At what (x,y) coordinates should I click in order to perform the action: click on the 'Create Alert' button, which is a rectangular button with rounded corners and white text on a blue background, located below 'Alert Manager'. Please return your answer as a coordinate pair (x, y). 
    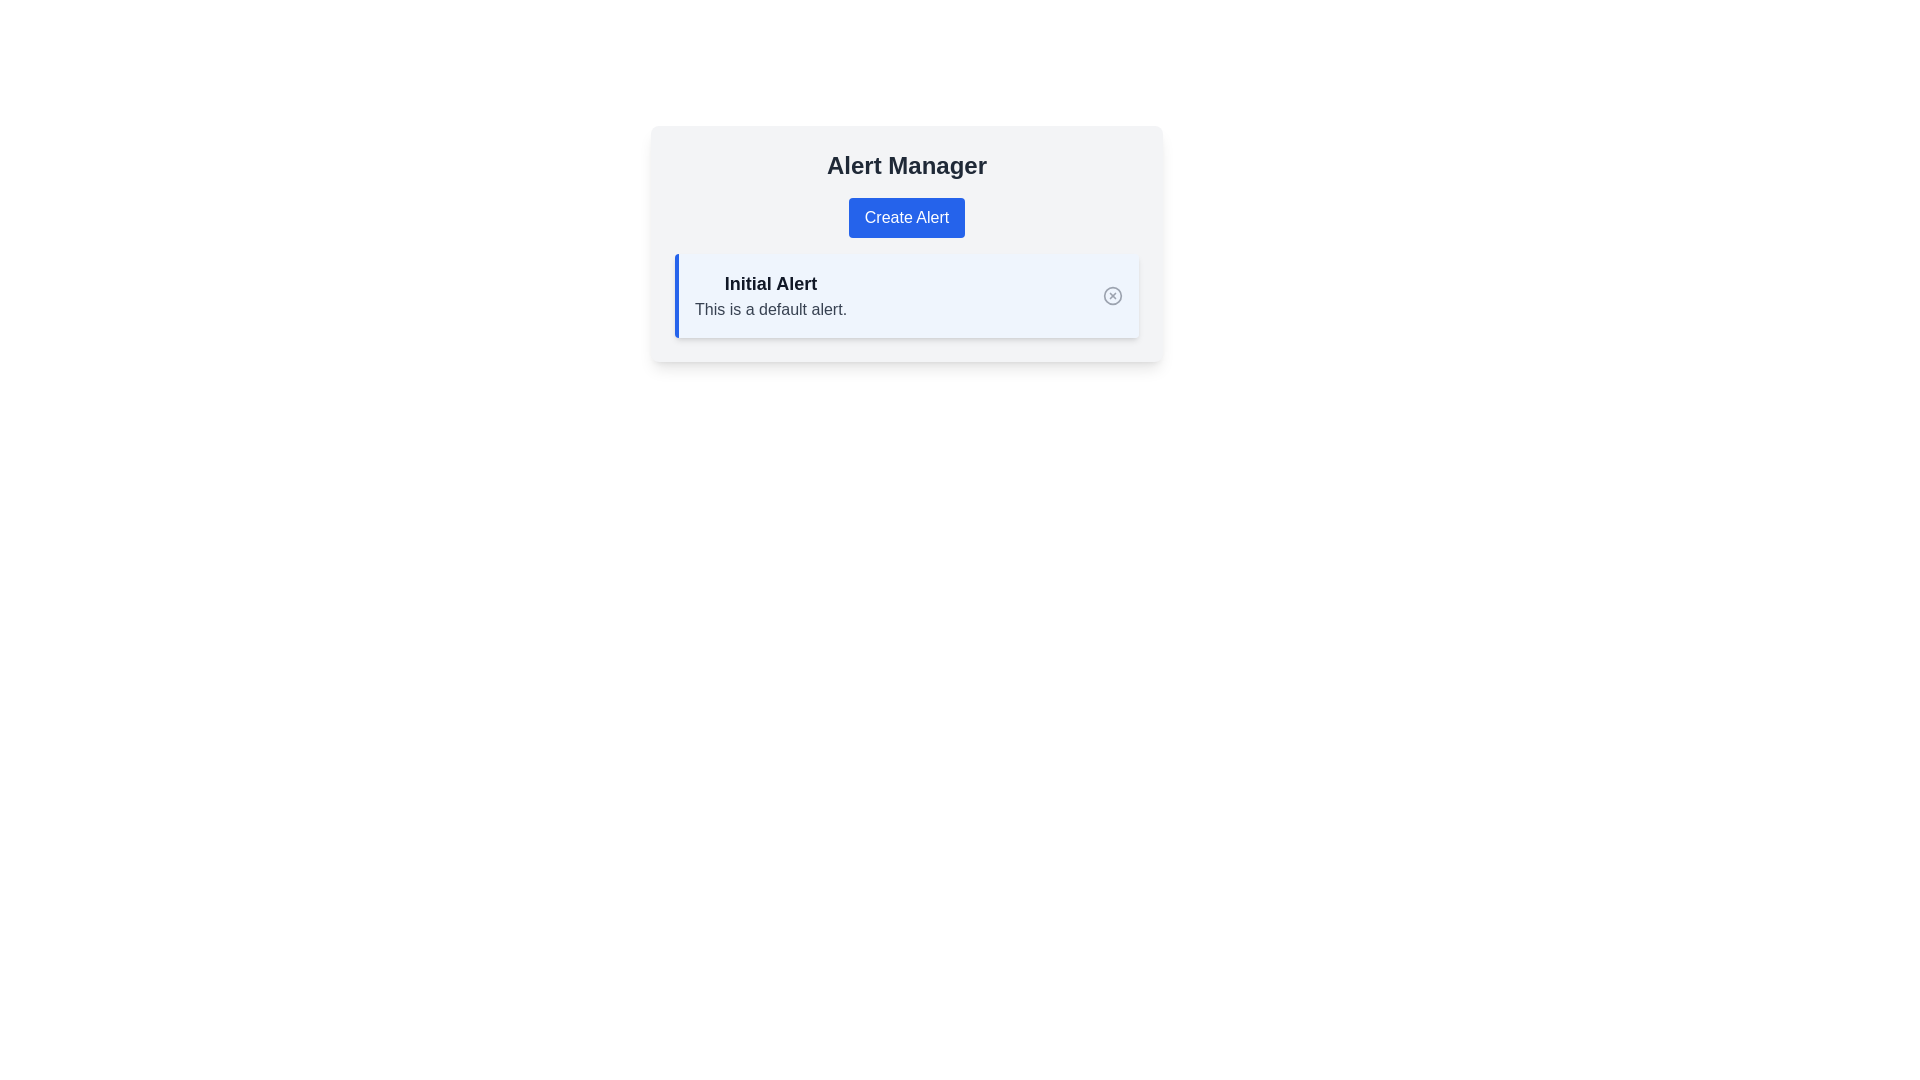
    Looking at the image, I should click on (906, 218).